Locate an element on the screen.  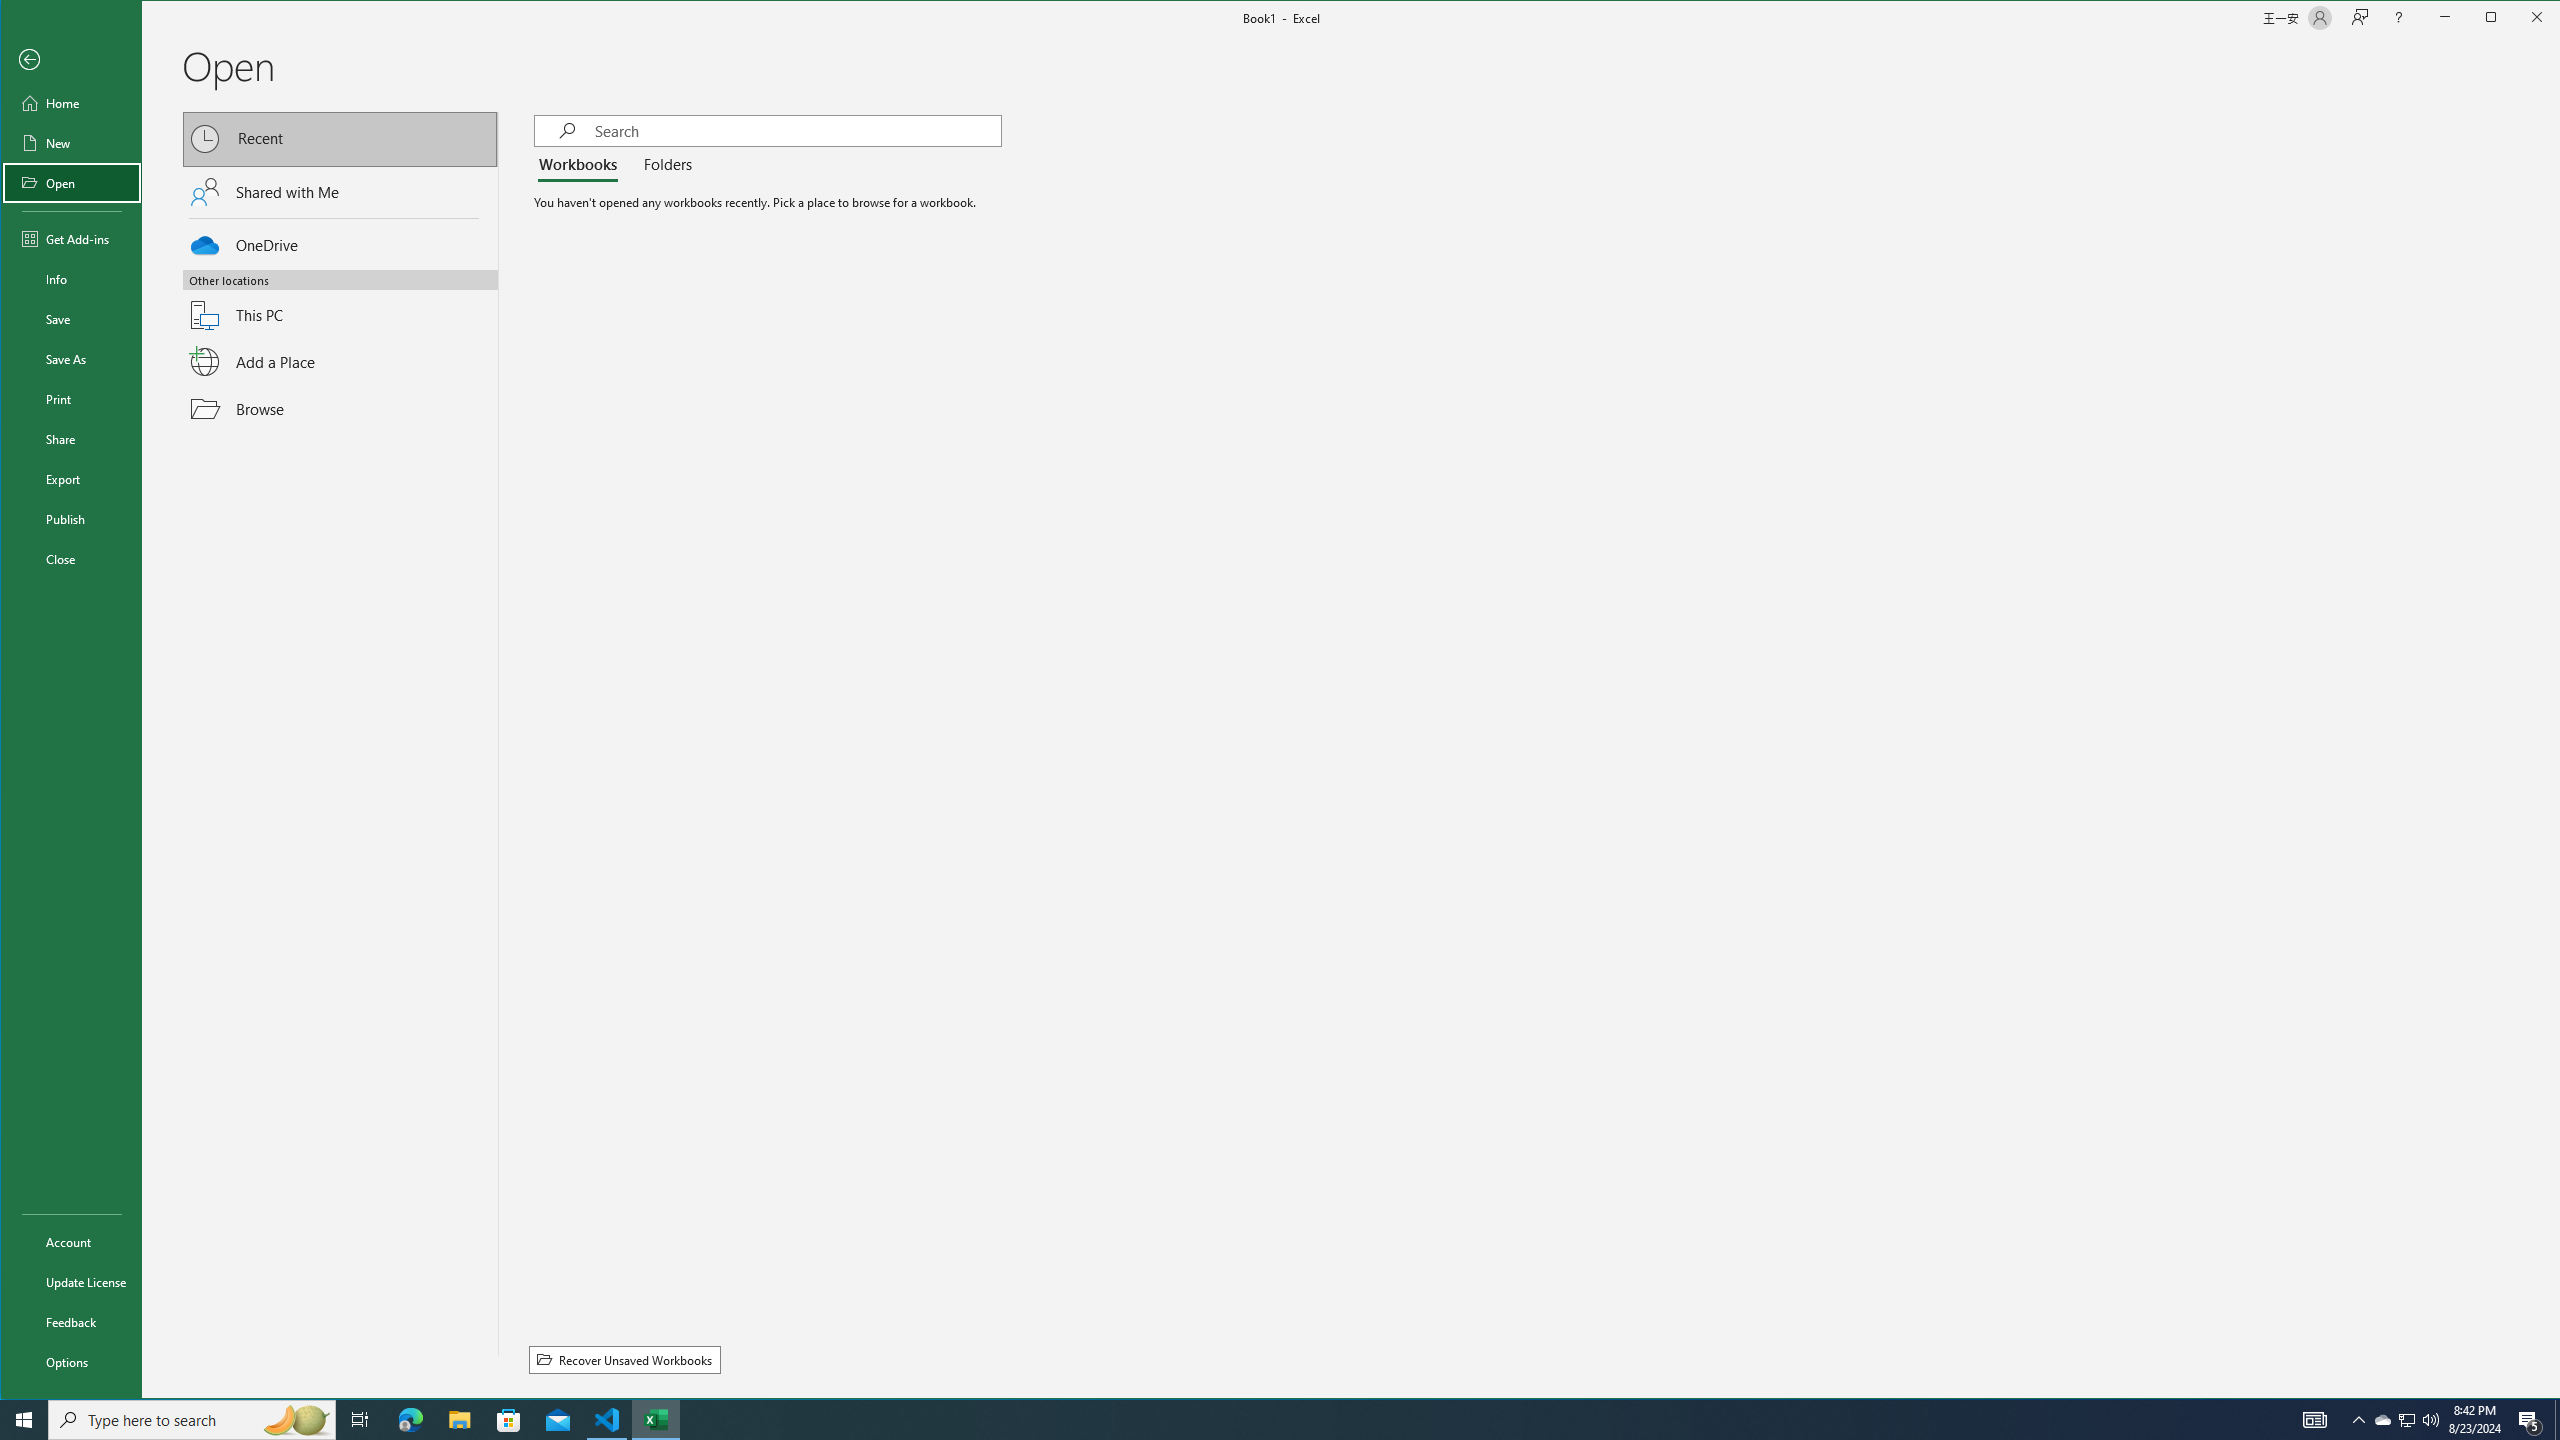
'Print' is located at coordinates (70, 398).